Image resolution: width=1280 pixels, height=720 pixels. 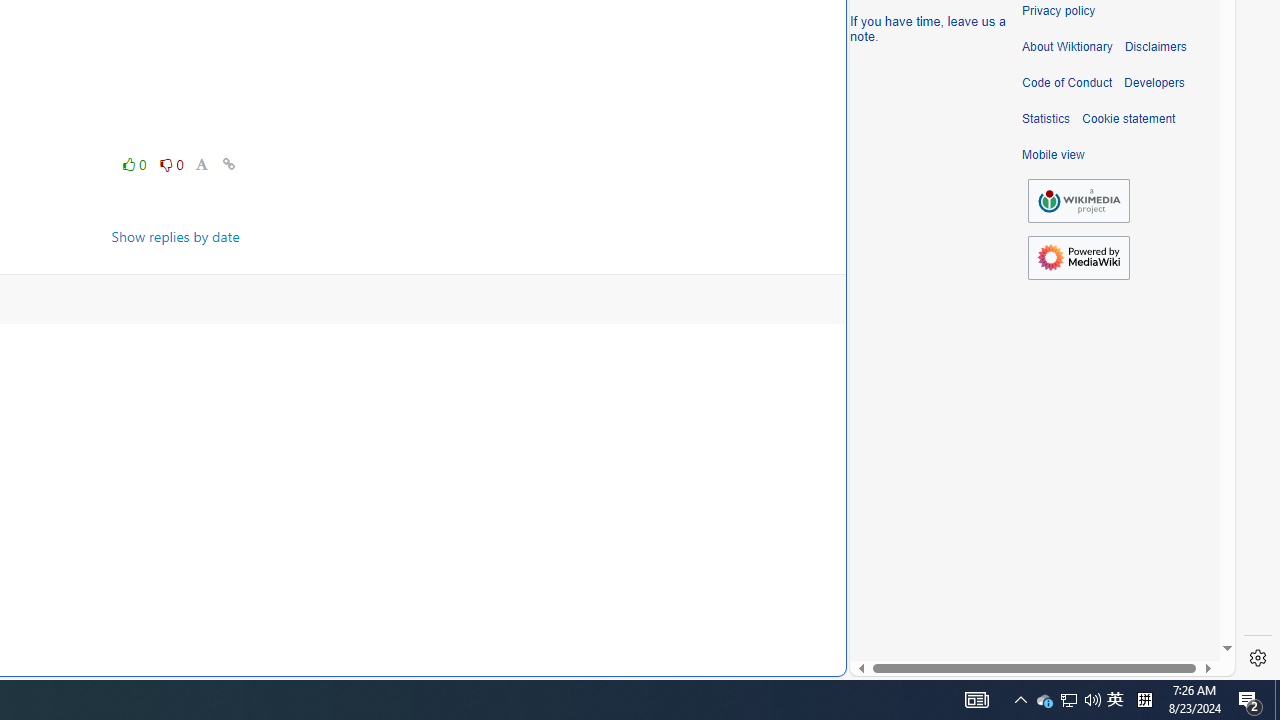 I want to click on 'Show replies by date', so click(x=176, y=235).